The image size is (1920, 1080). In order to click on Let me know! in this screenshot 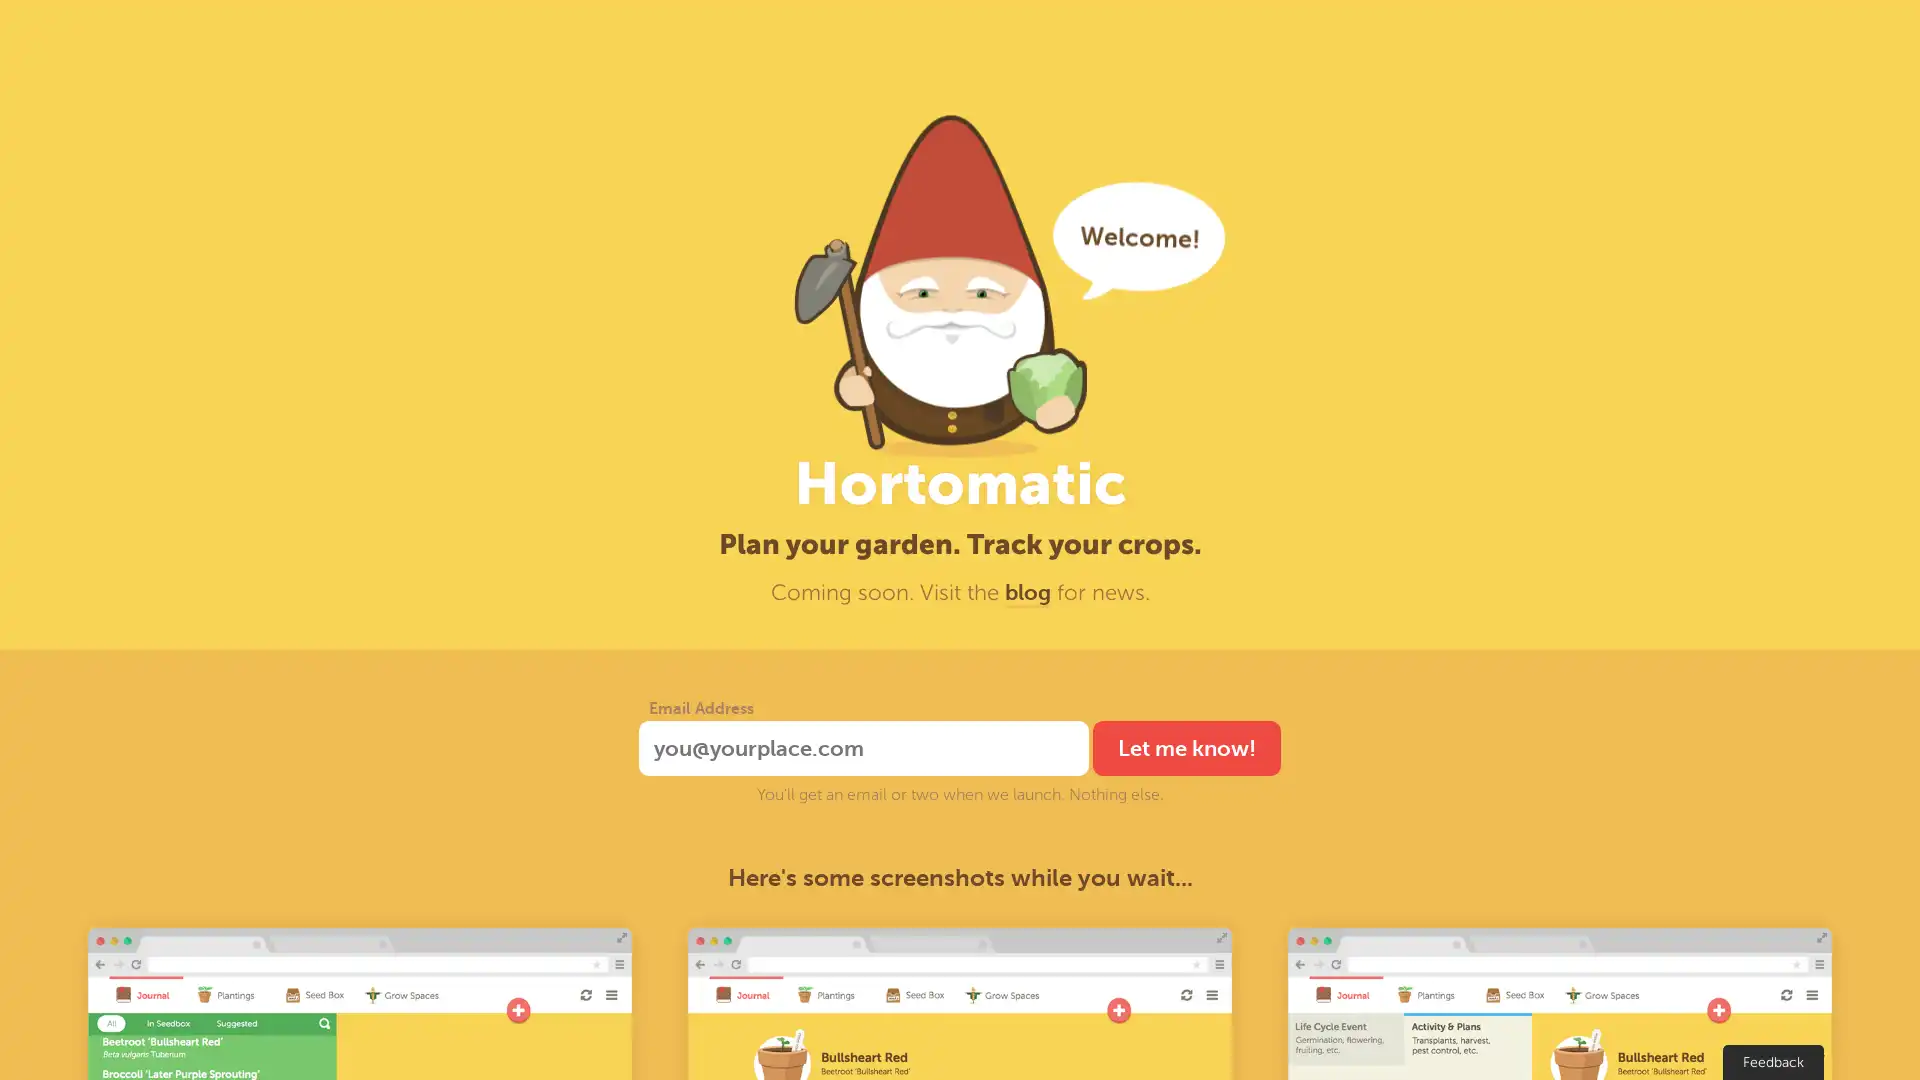, I will do `click(1186, 748)`.